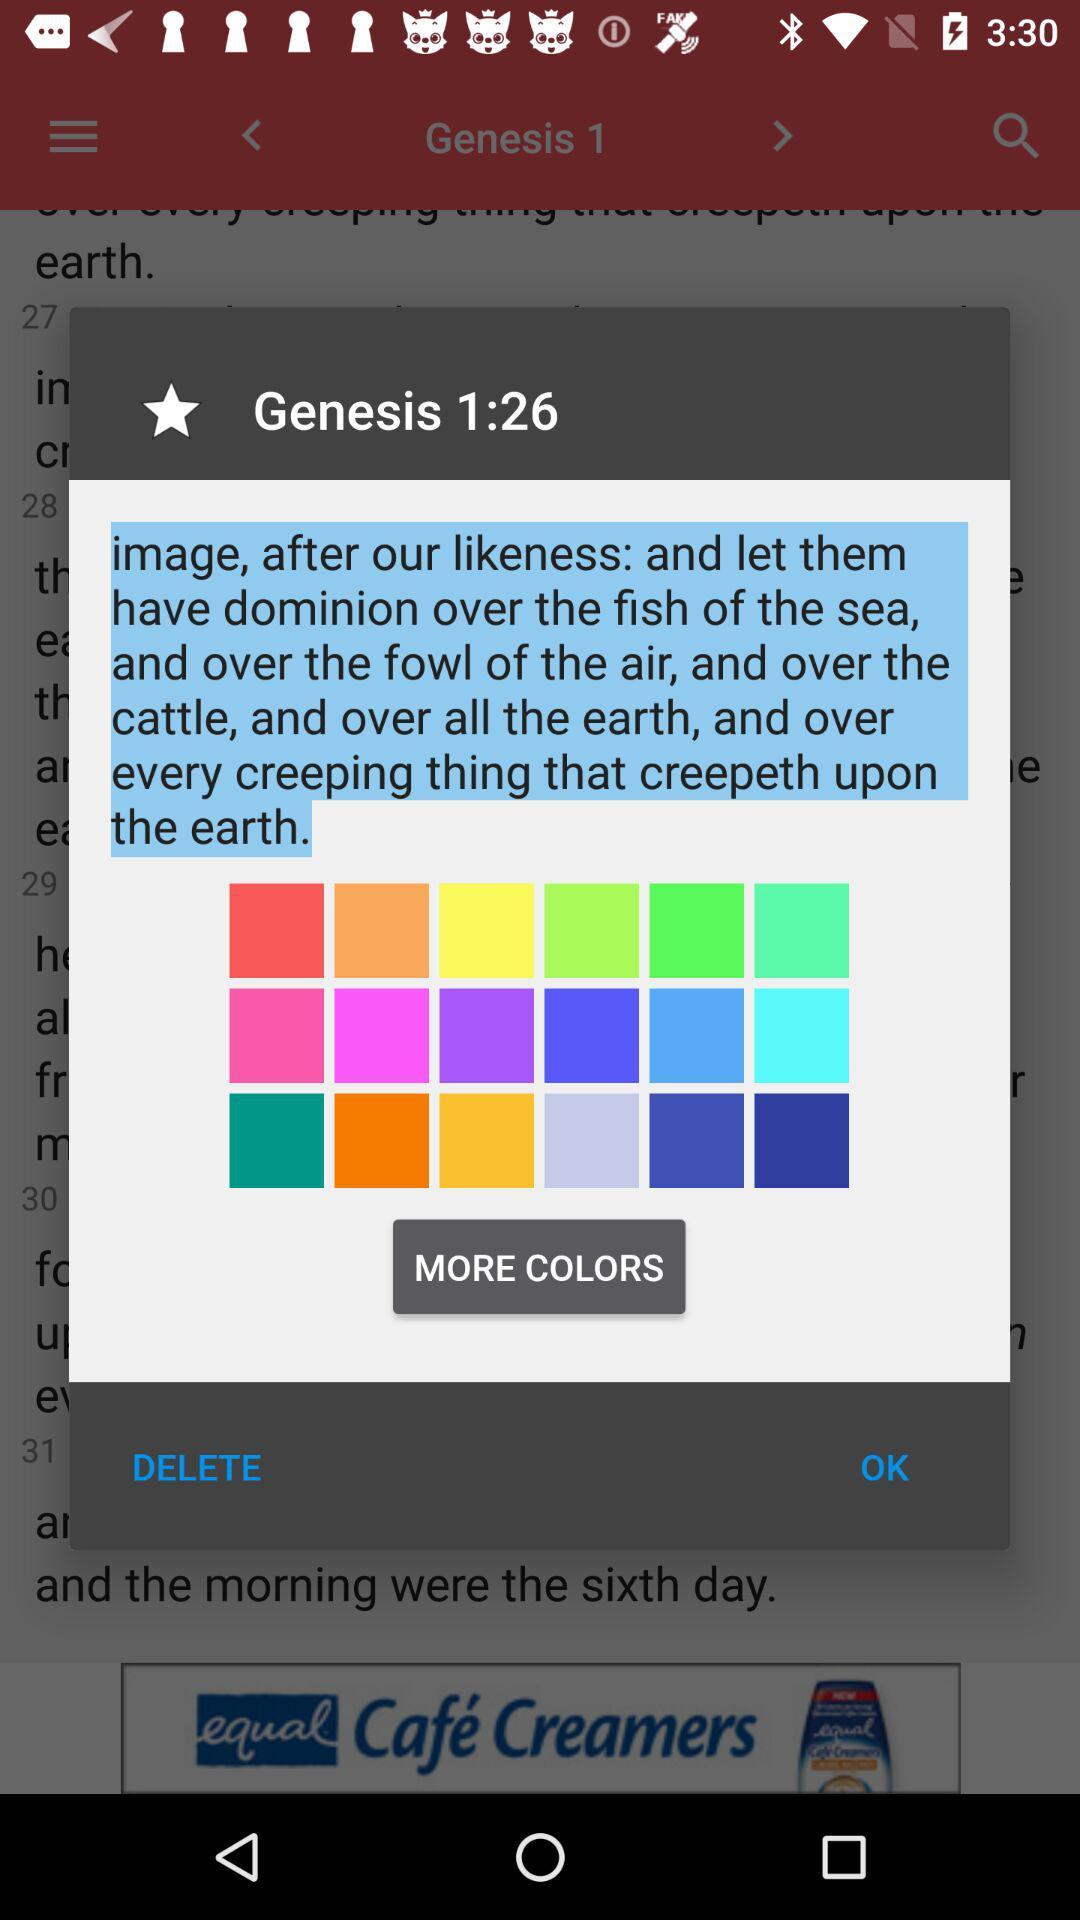 The height and width of the screenshot is (1920, 1080). Describe the element at coordinates (276, 1035) in the screenshot. I see `pick this color` at that location.